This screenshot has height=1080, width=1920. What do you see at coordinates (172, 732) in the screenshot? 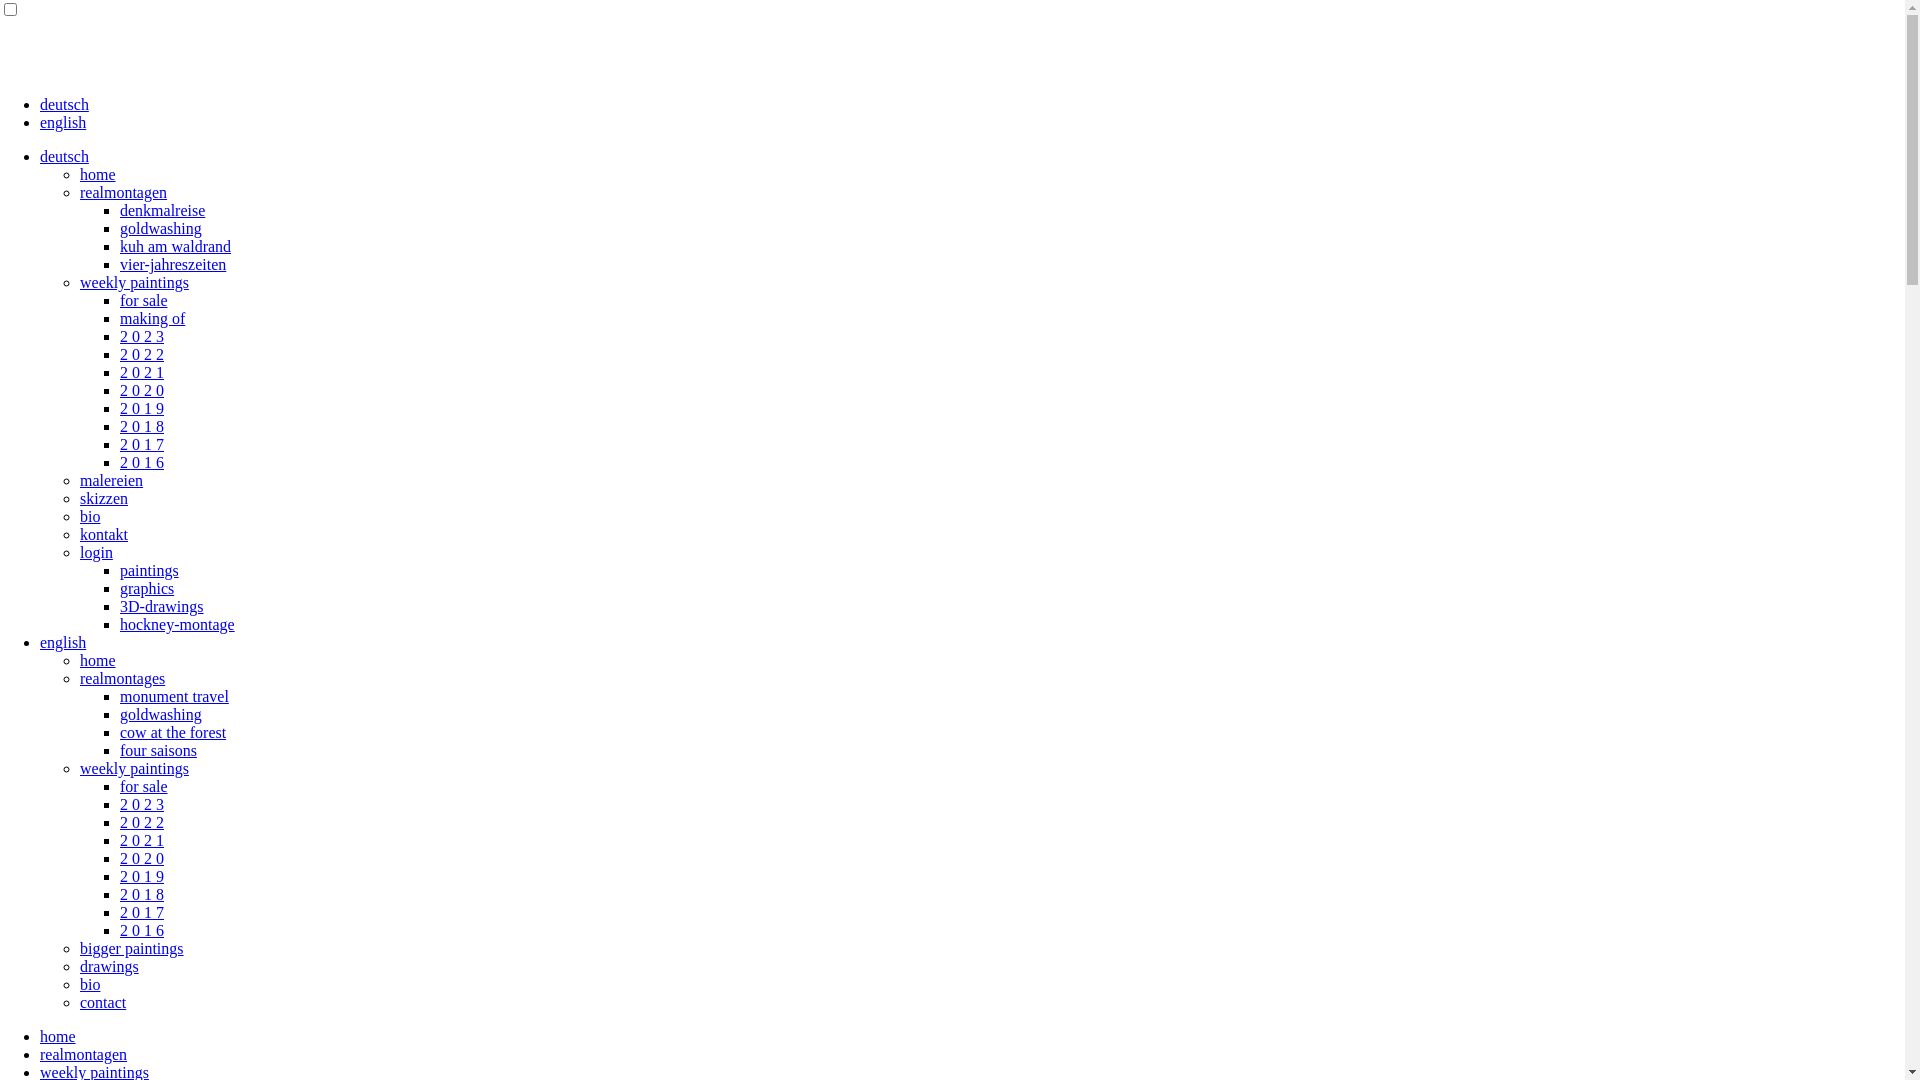
I see `'cow at the forest'` at bounding box center [172, 732].